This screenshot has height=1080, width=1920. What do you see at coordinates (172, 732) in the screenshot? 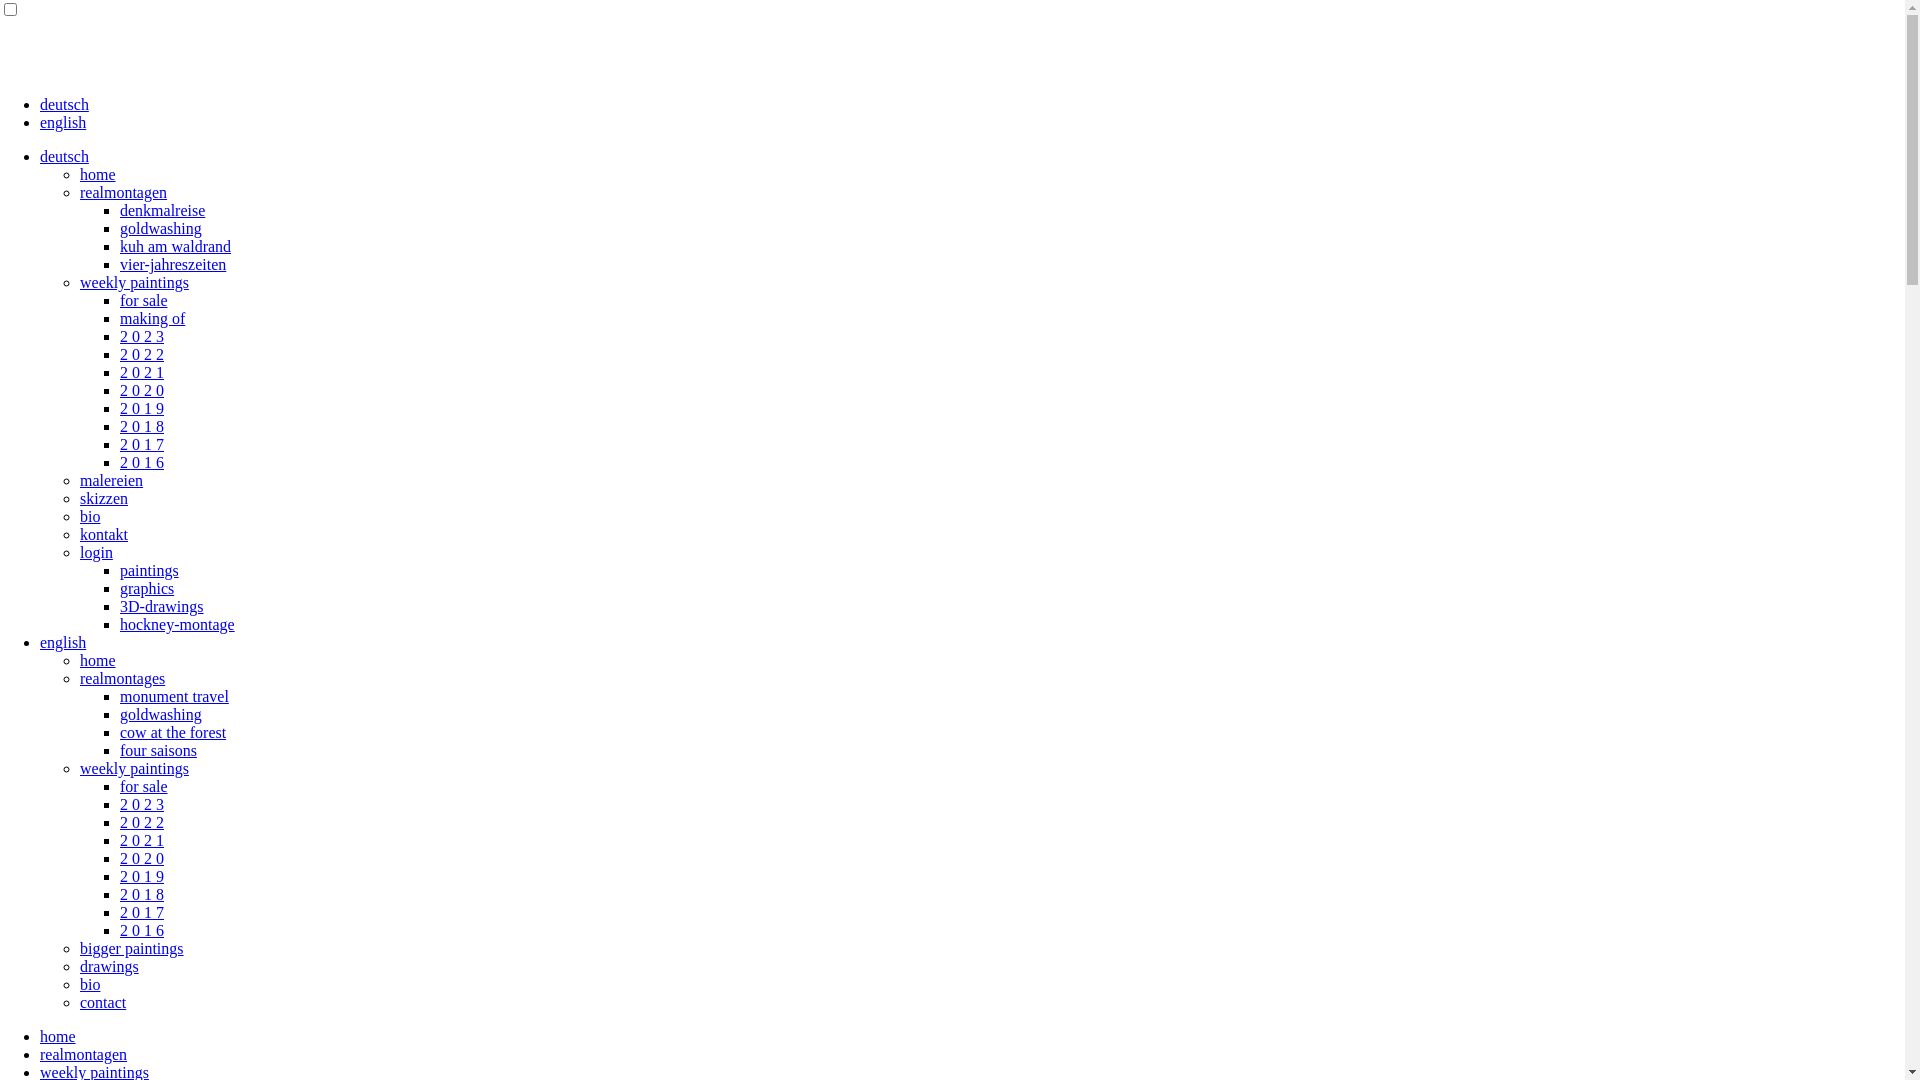
I see `'cow at the forest'` at bounding box center [172, 732].